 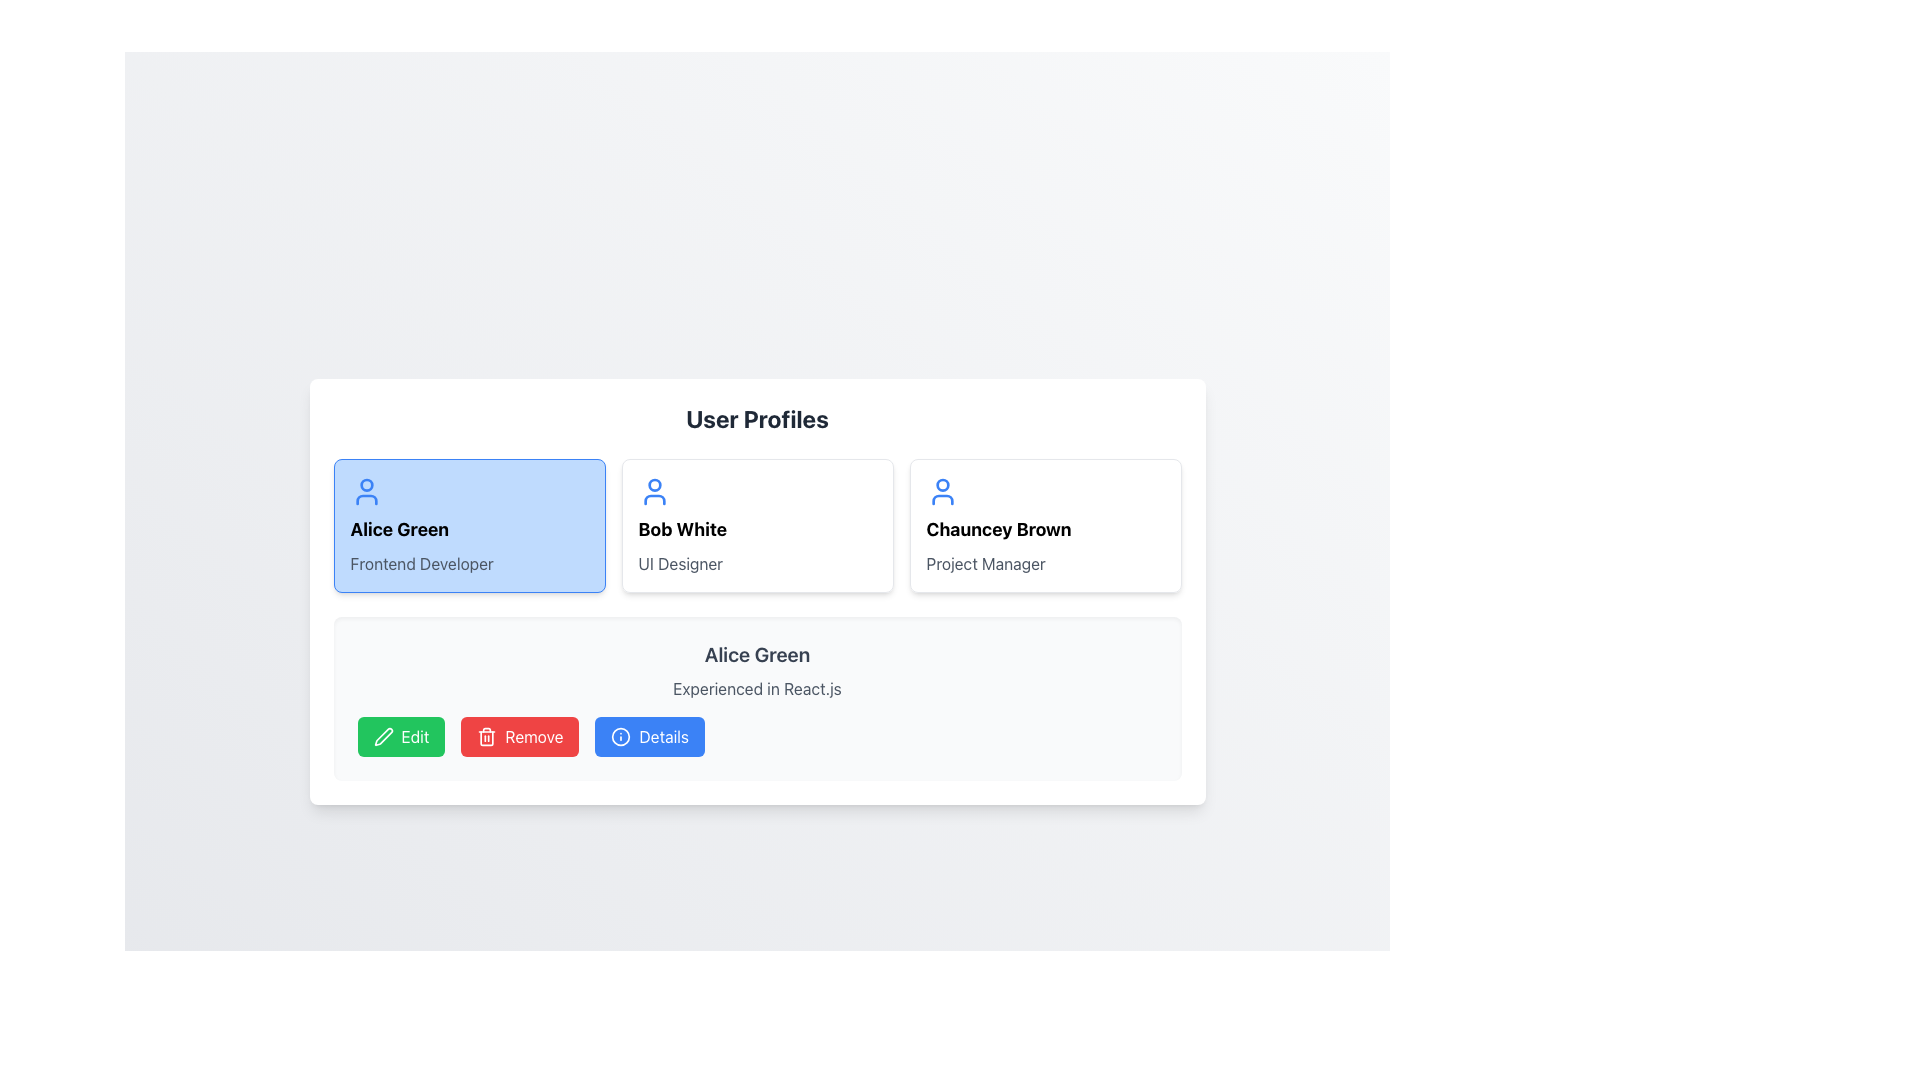 I want to click on the first user profile card, which includes the user's name and professional title, so click(x=468, y=524).